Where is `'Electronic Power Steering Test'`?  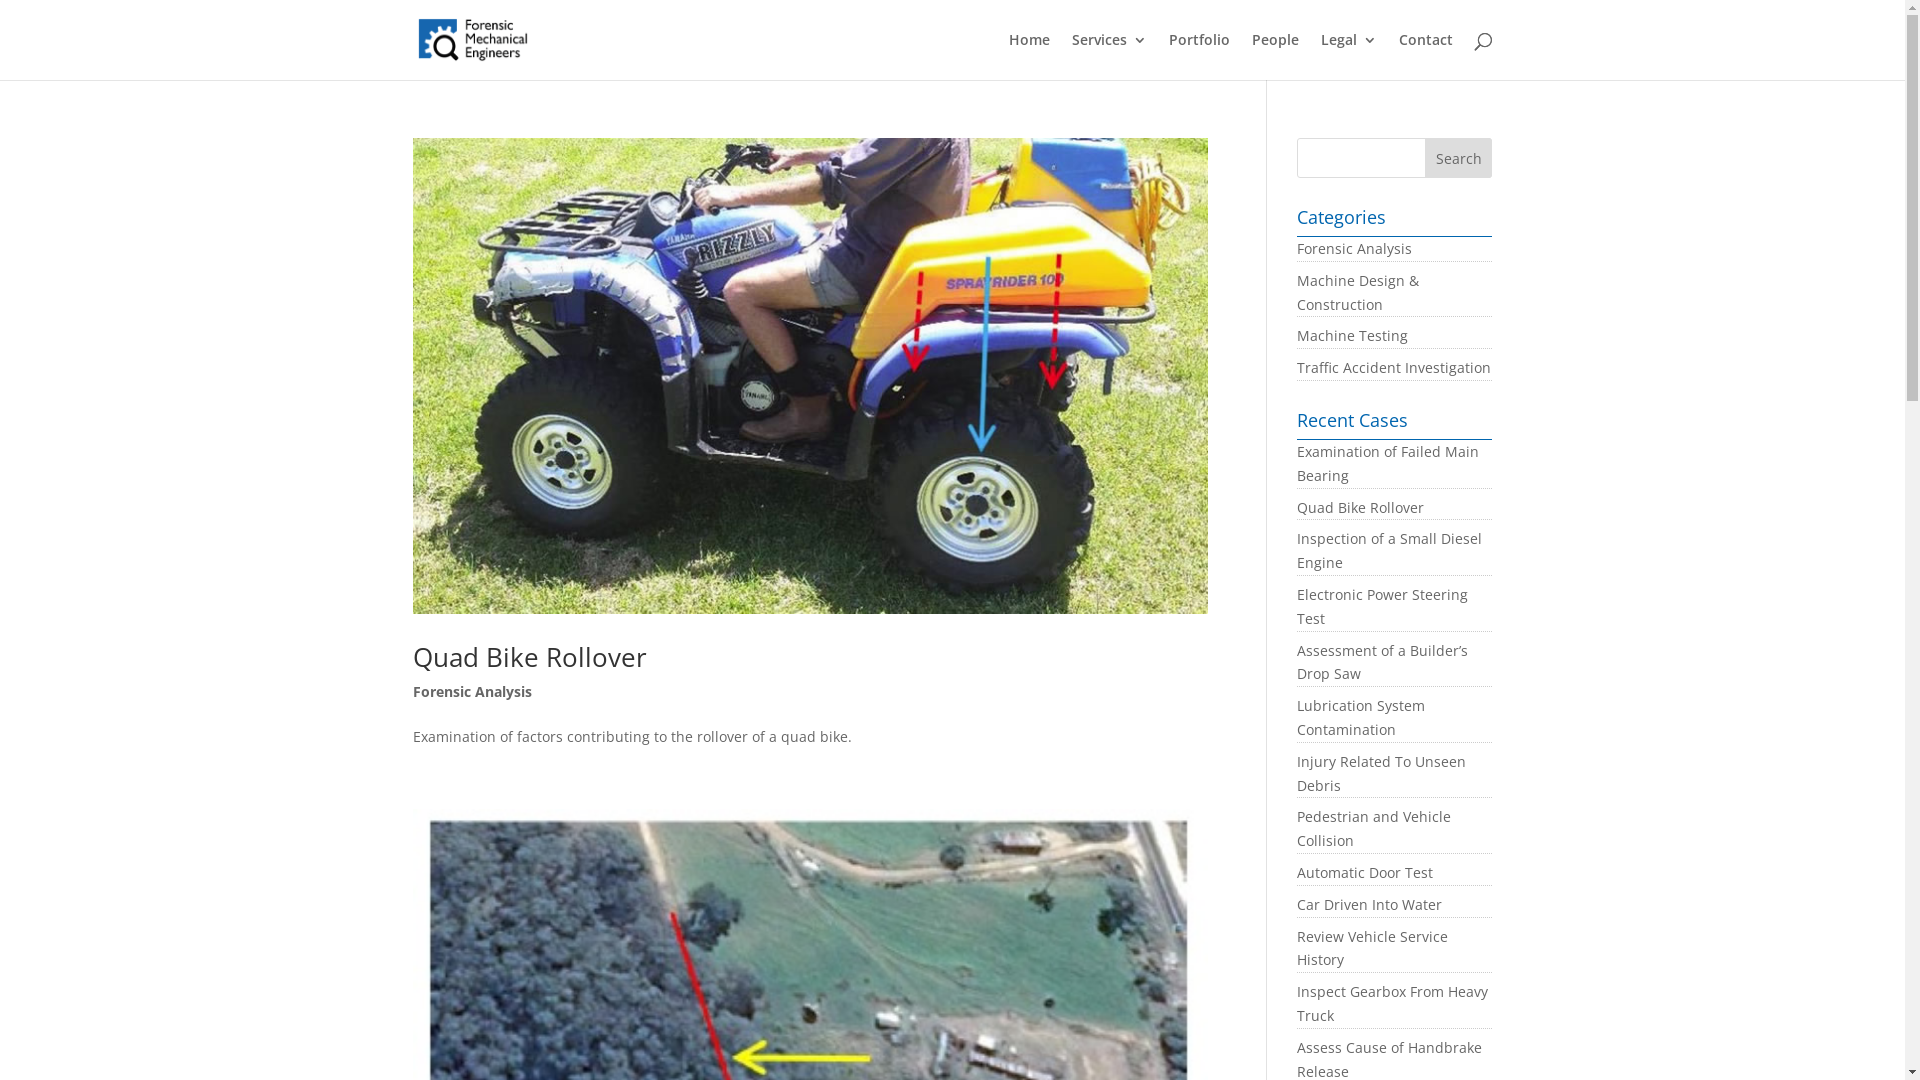
'Electronic Power Steering Test' is located at coordinates (1381, 605).